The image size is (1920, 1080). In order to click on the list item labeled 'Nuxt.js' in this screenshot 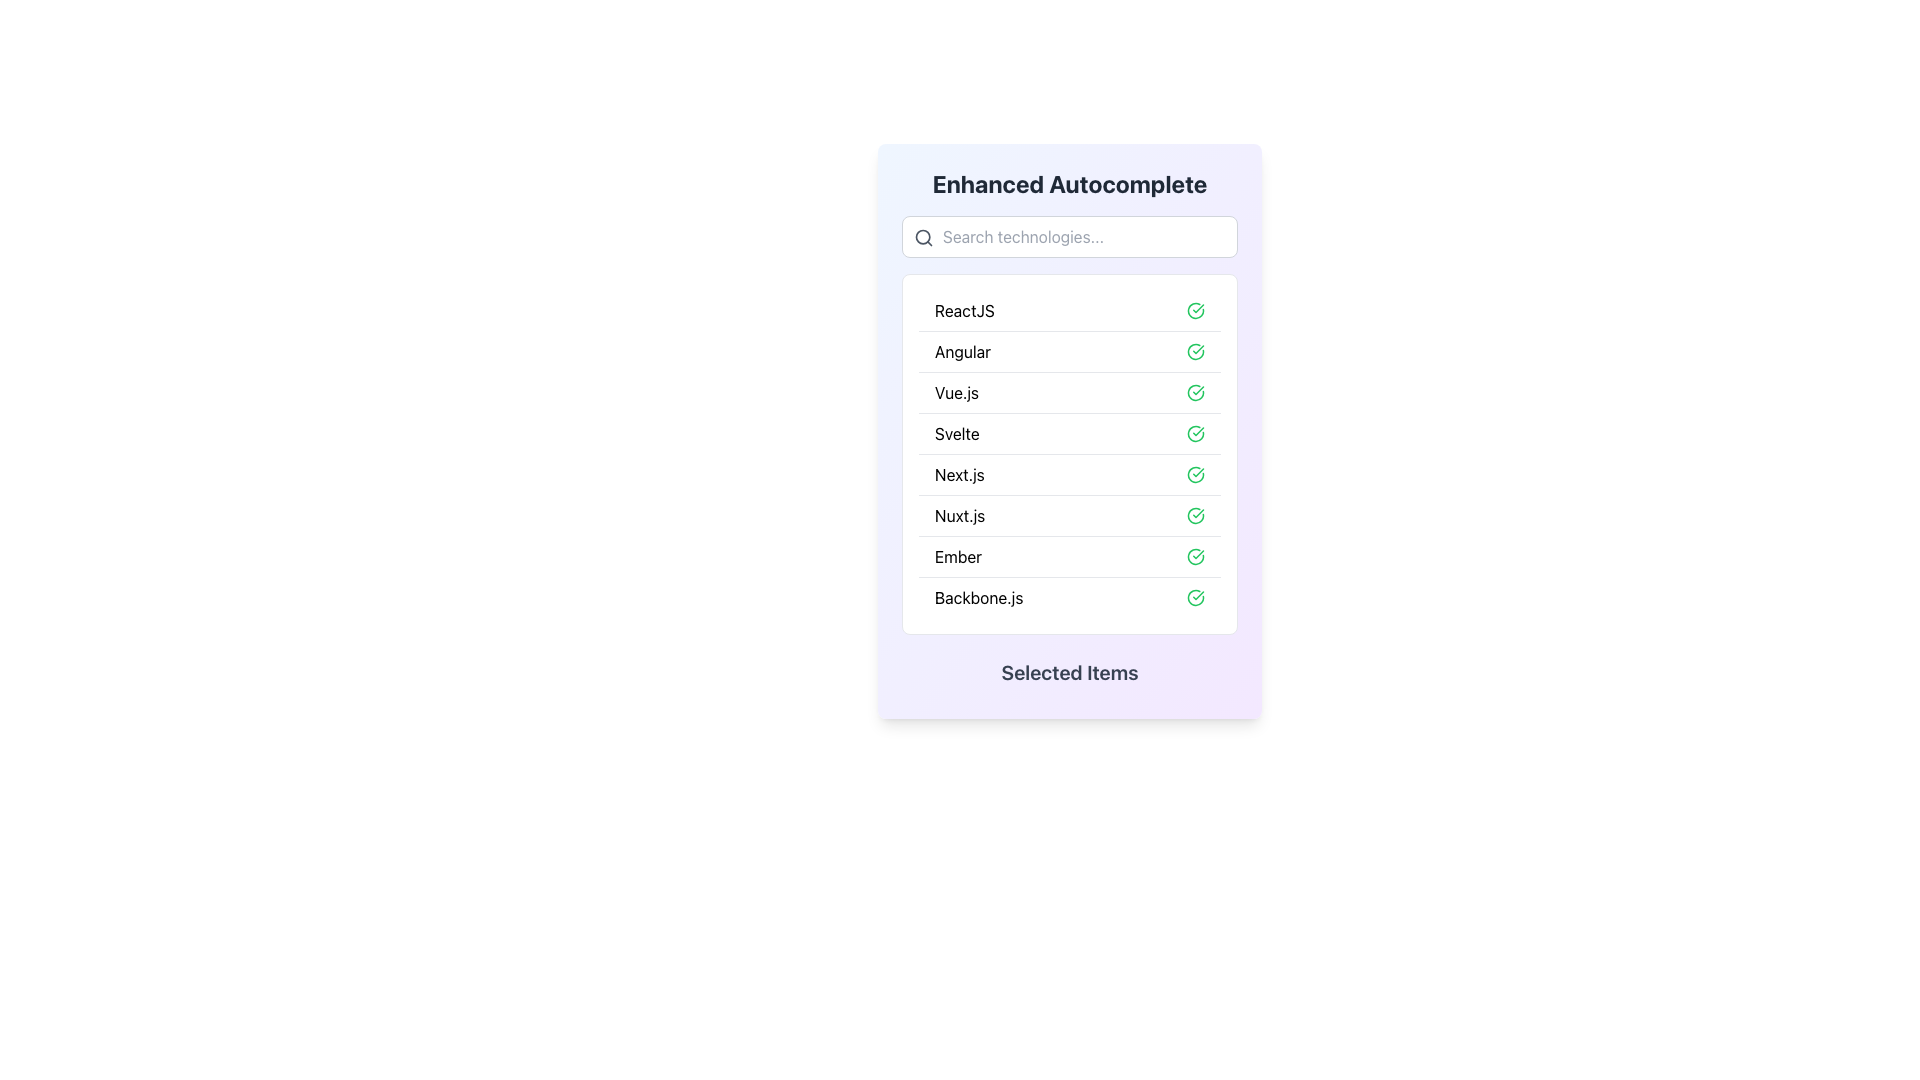, I will do `click(960, 515)`.